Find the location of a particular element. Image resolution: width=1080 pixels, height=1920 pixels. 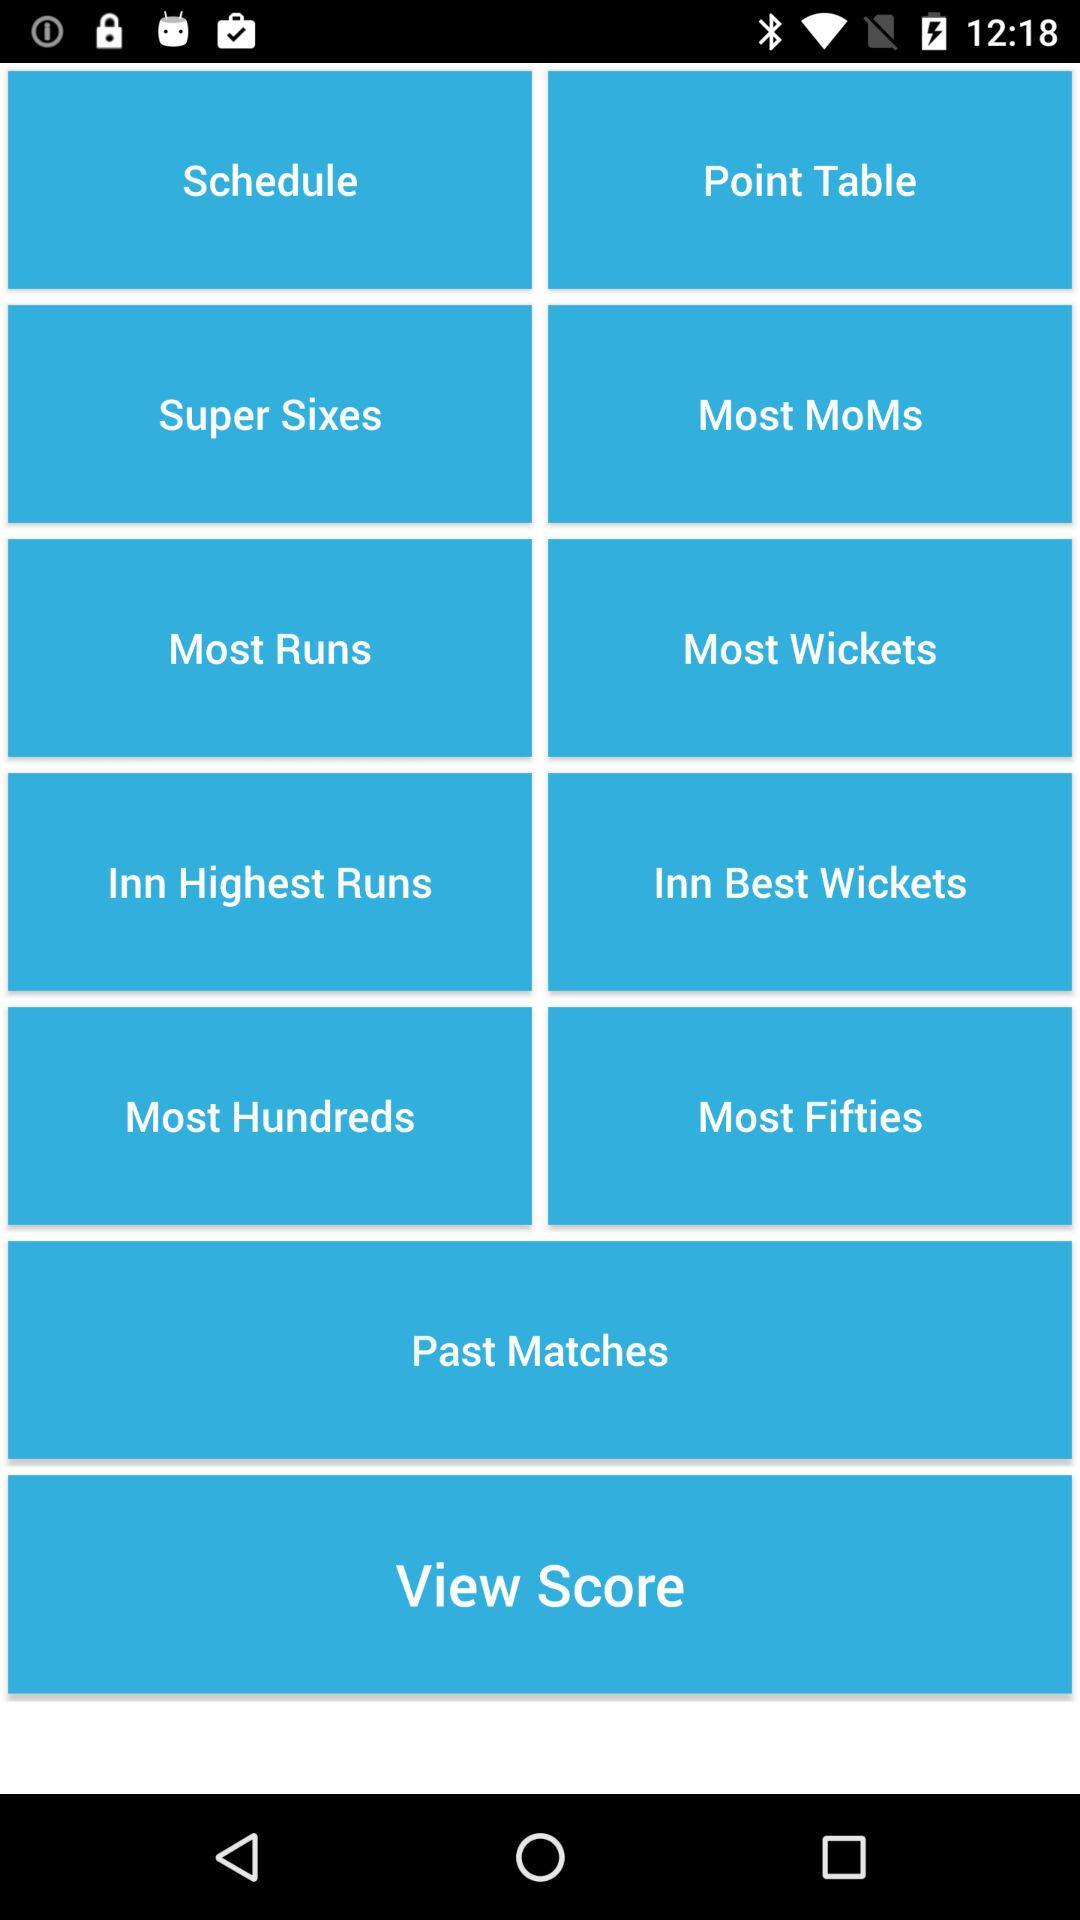

om most hundreds is located at coordinates (270, 1114).